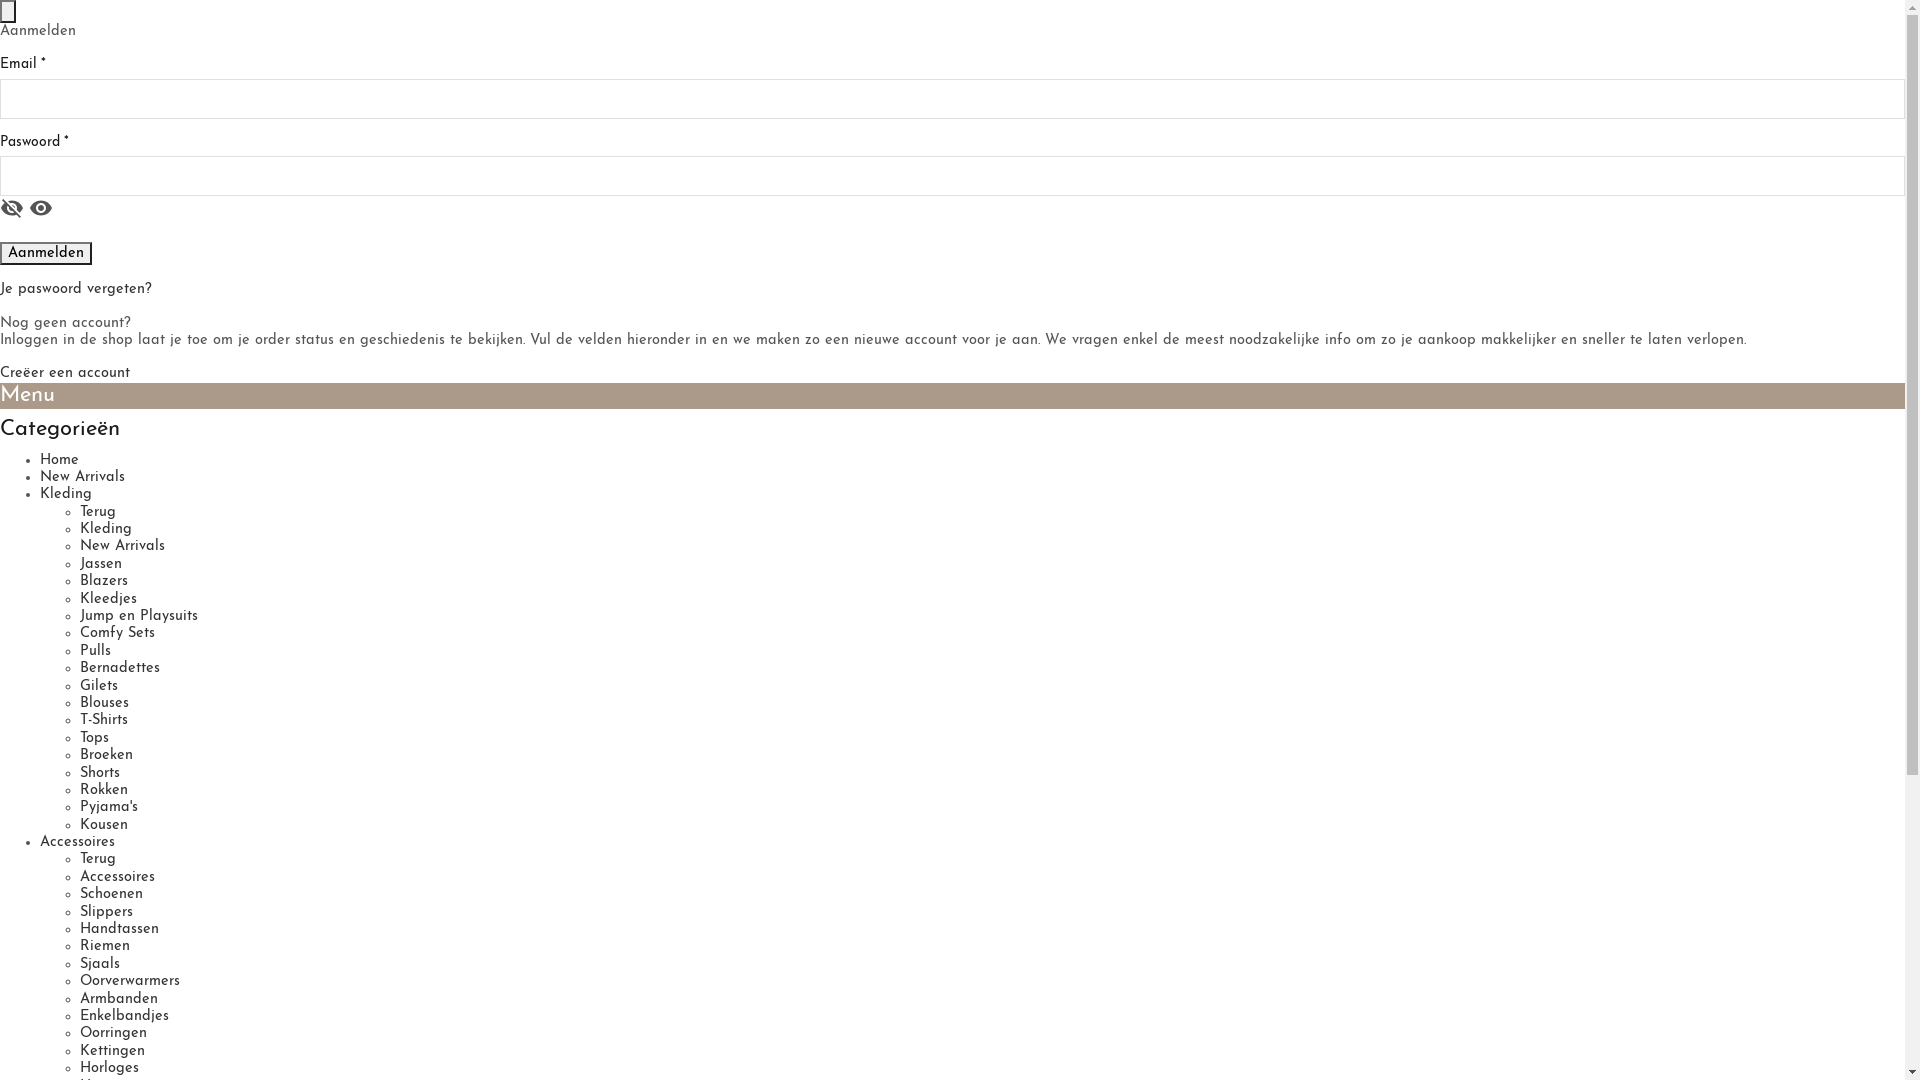  I want to click on 'Gilets', so click(98, 685).